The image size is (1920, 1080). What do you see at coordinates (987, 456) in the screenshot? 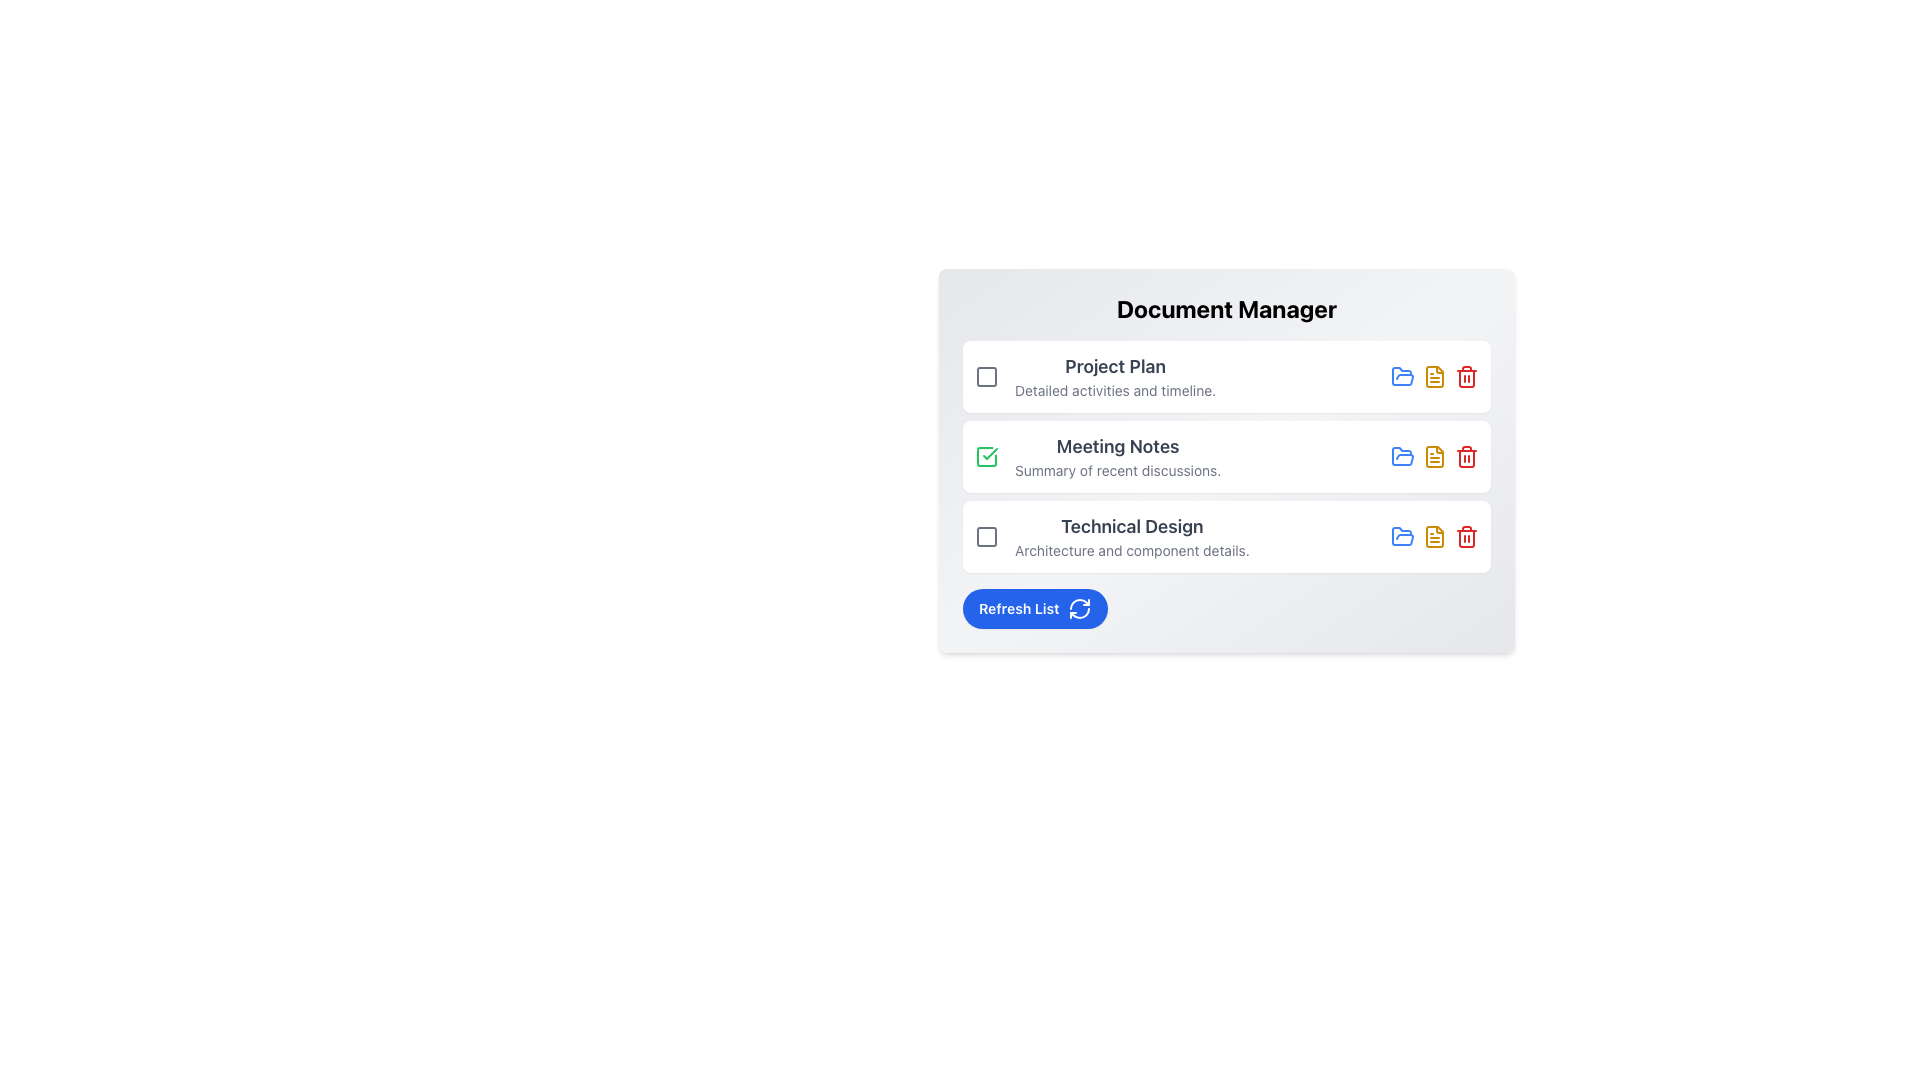
I see `the checkbox located at the beginning of the 'Meeting Notes' section` at bounding box center [987, 456].